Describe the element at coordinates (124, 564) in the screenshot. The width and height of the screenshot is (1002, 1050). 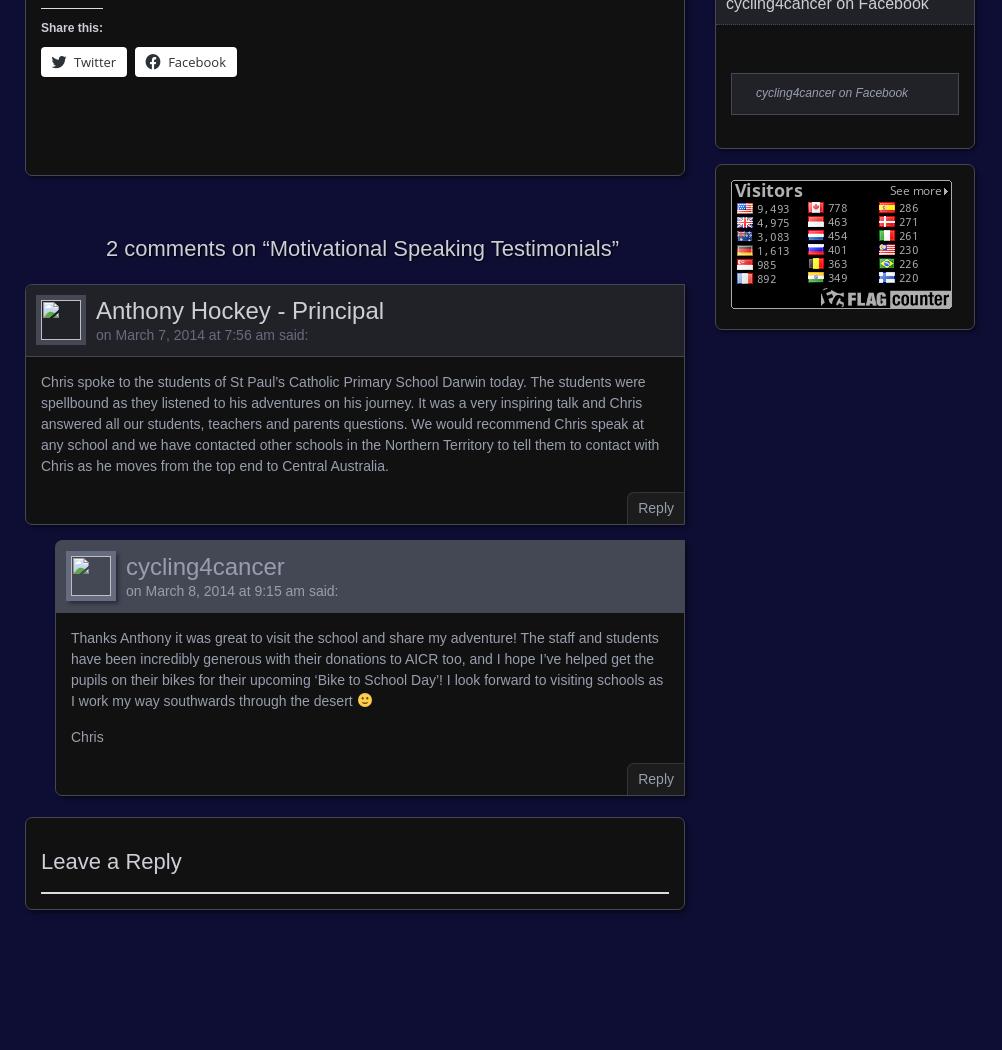
I see `'cycling4cancer'` at that location.